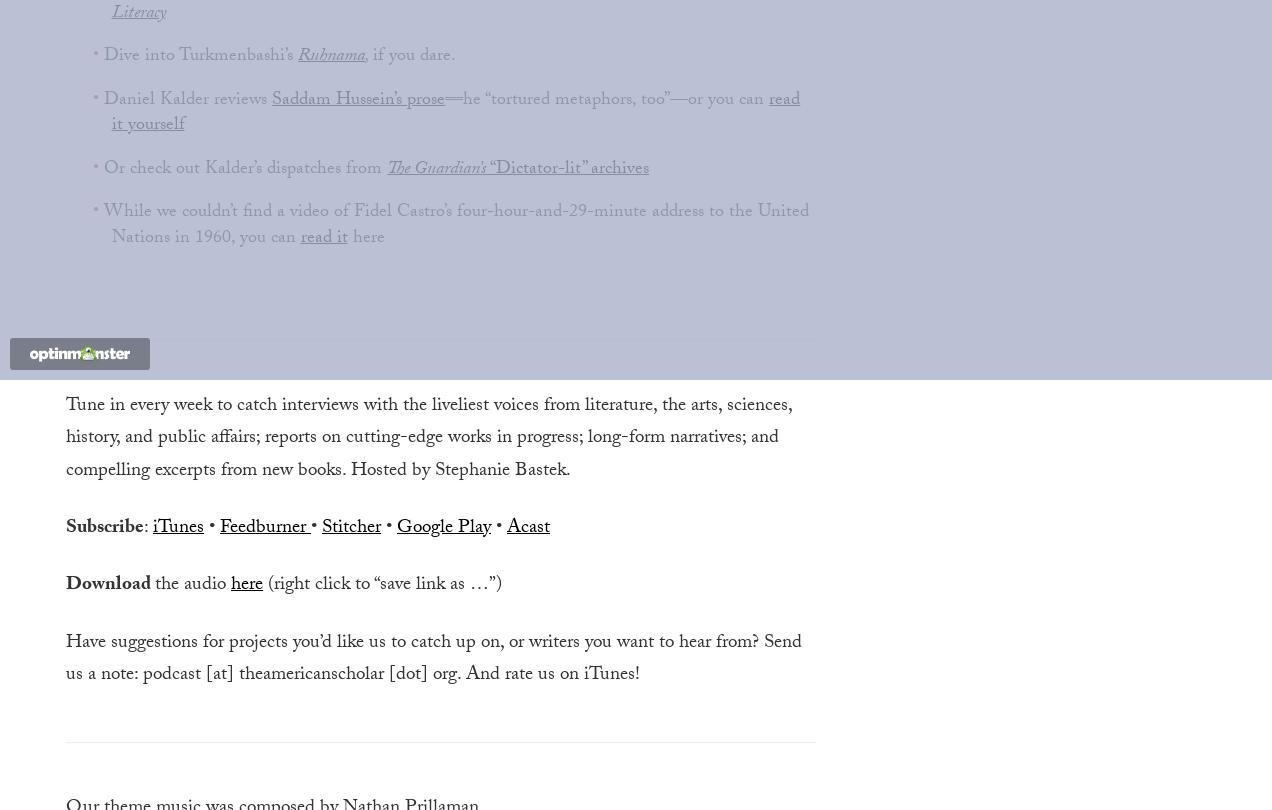 This screenshot has height=810, width=1272. What do you see at coordinates (244, 169) in the screenshot?
I see `'Or check out Kalder’s dispatches from'` at bounding box center [244, 169].